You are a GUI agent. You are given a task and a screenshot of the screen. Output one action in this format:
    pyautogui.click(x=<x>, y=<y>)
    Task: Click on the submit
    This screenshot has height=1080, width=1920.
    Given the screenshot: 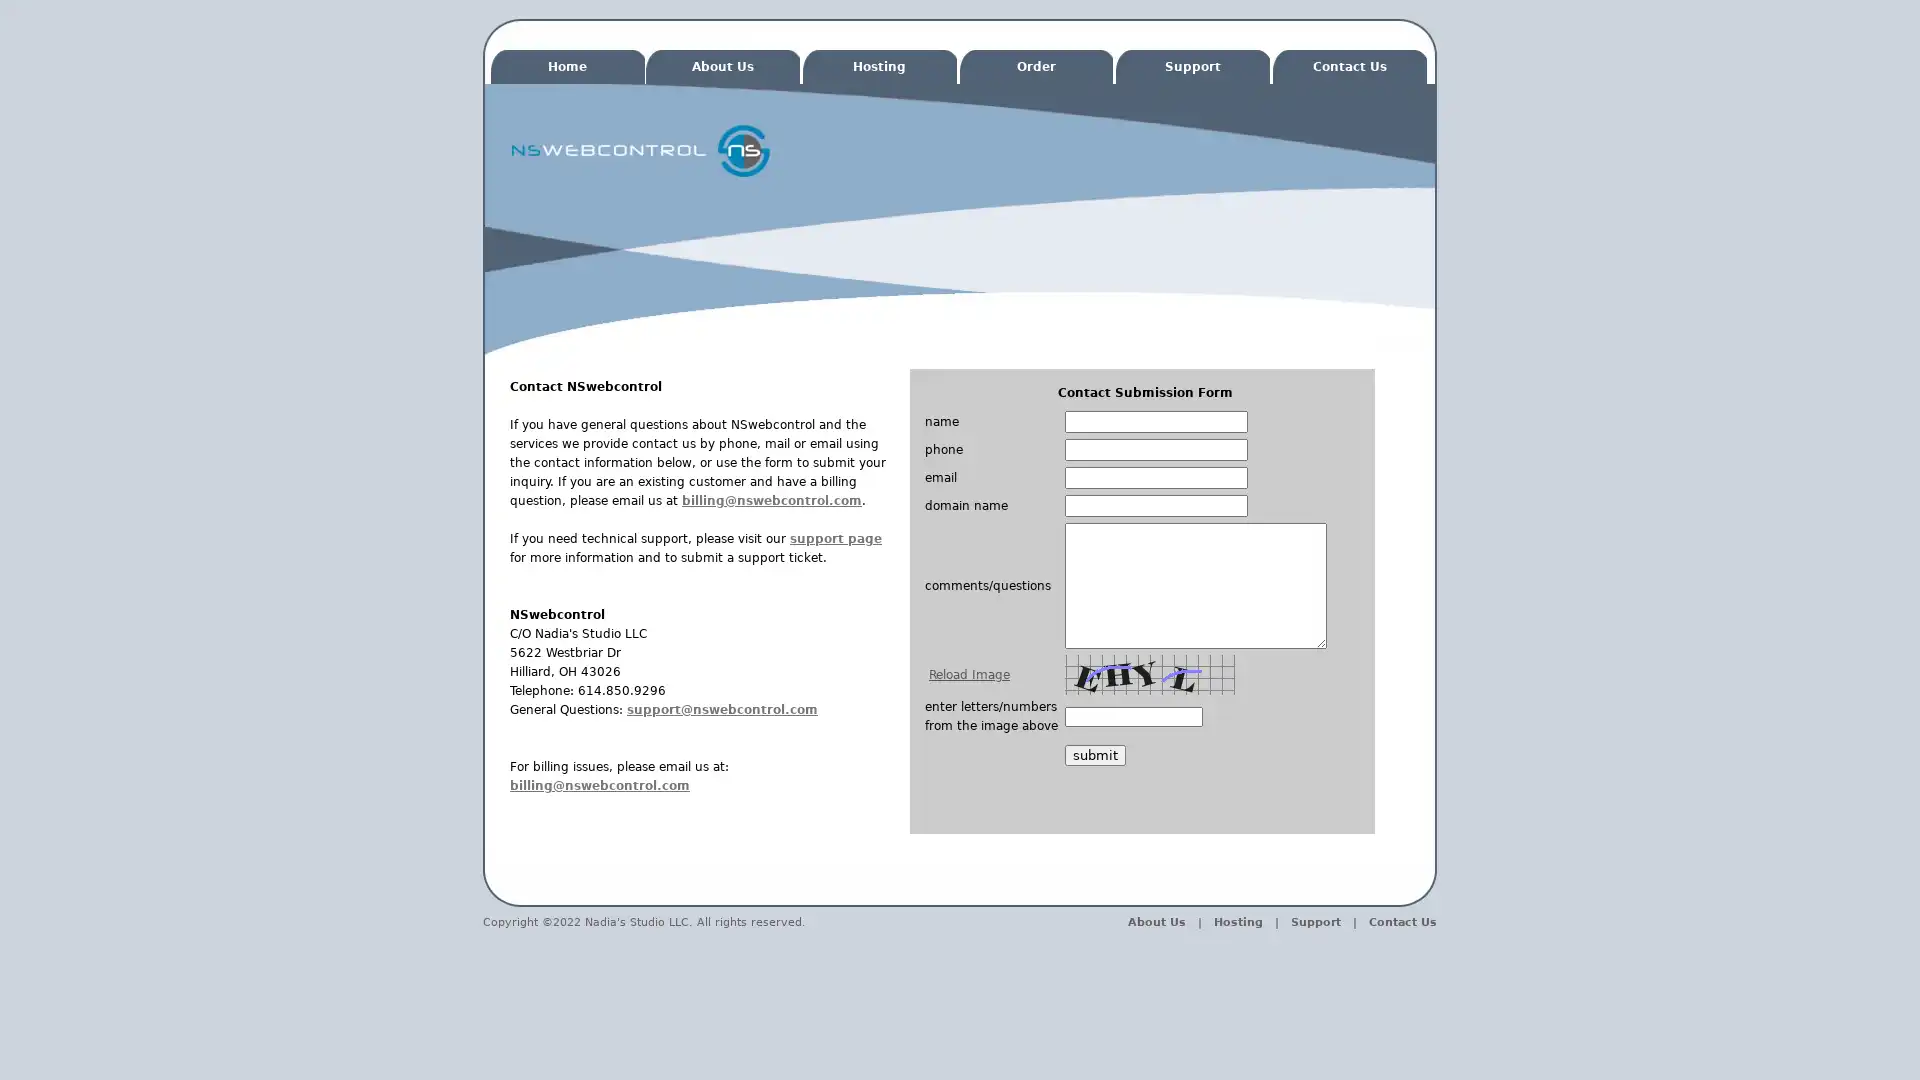 What is the action you would take?
    pyautogui.click(x=1094, y=755)
    